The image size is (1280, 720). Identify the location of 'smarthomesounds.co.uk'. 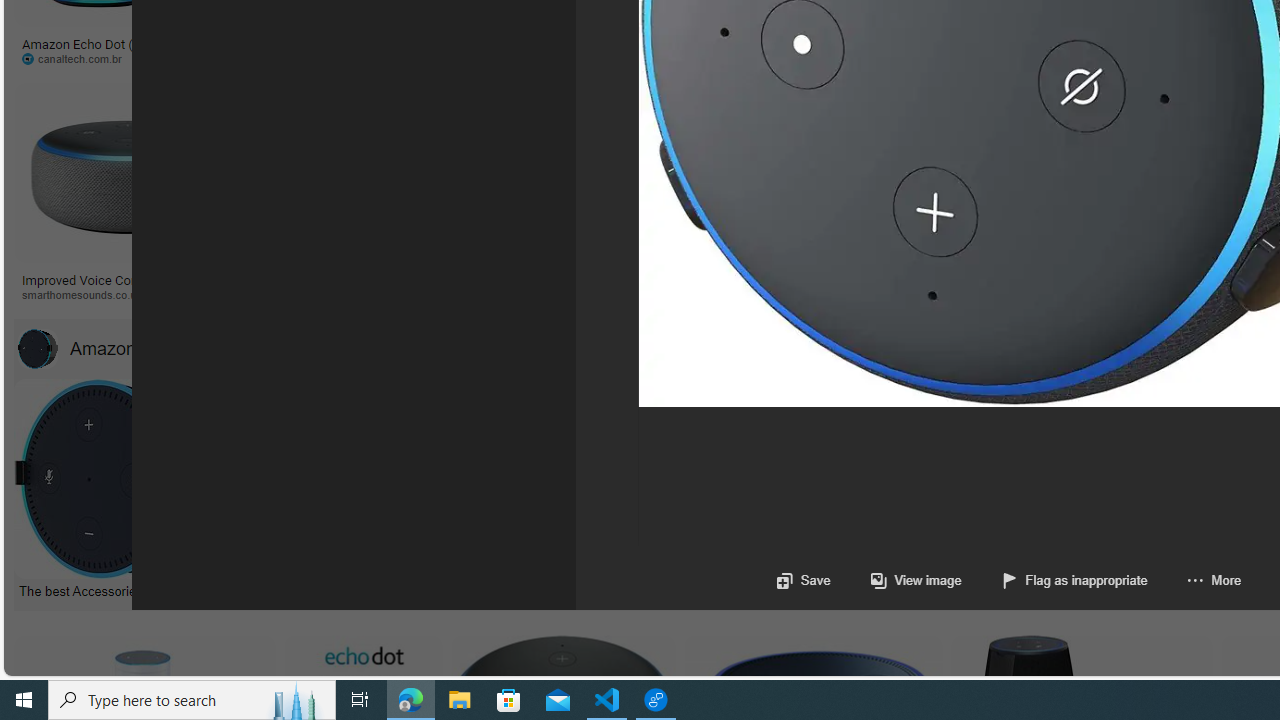
(127, 295).